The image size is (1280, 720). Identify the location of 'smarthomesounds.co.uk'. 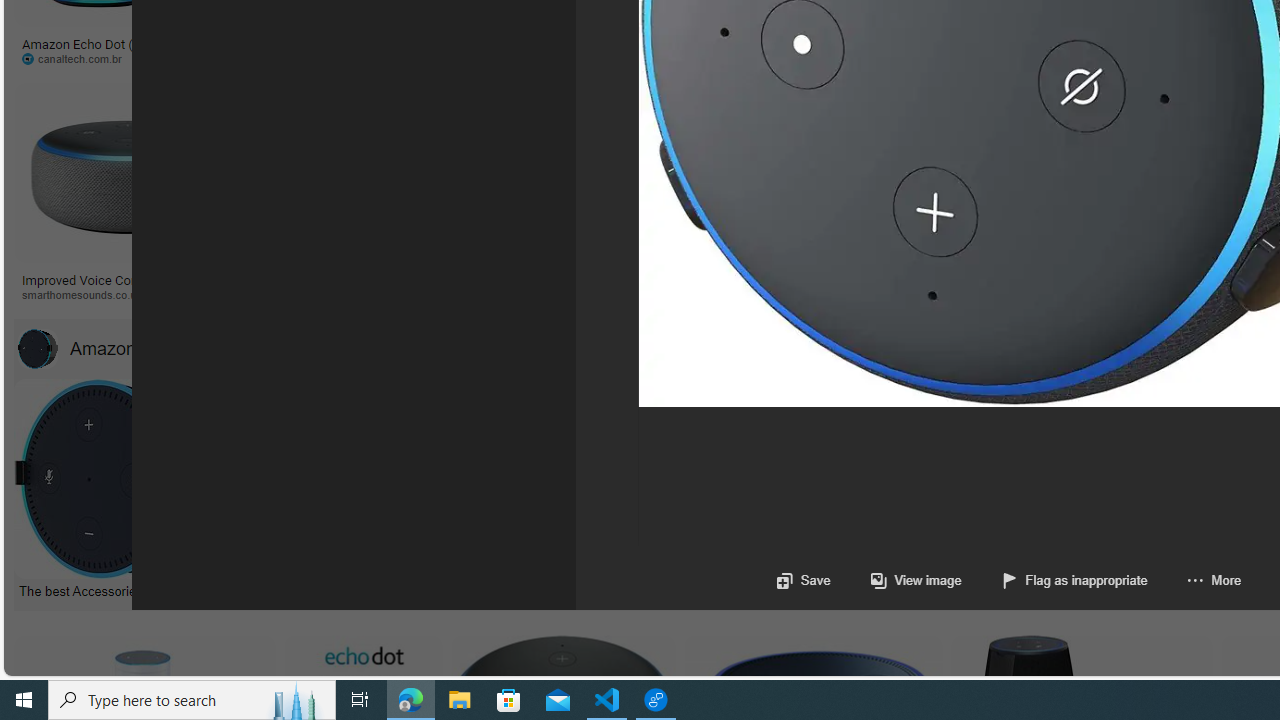
(127, 295).